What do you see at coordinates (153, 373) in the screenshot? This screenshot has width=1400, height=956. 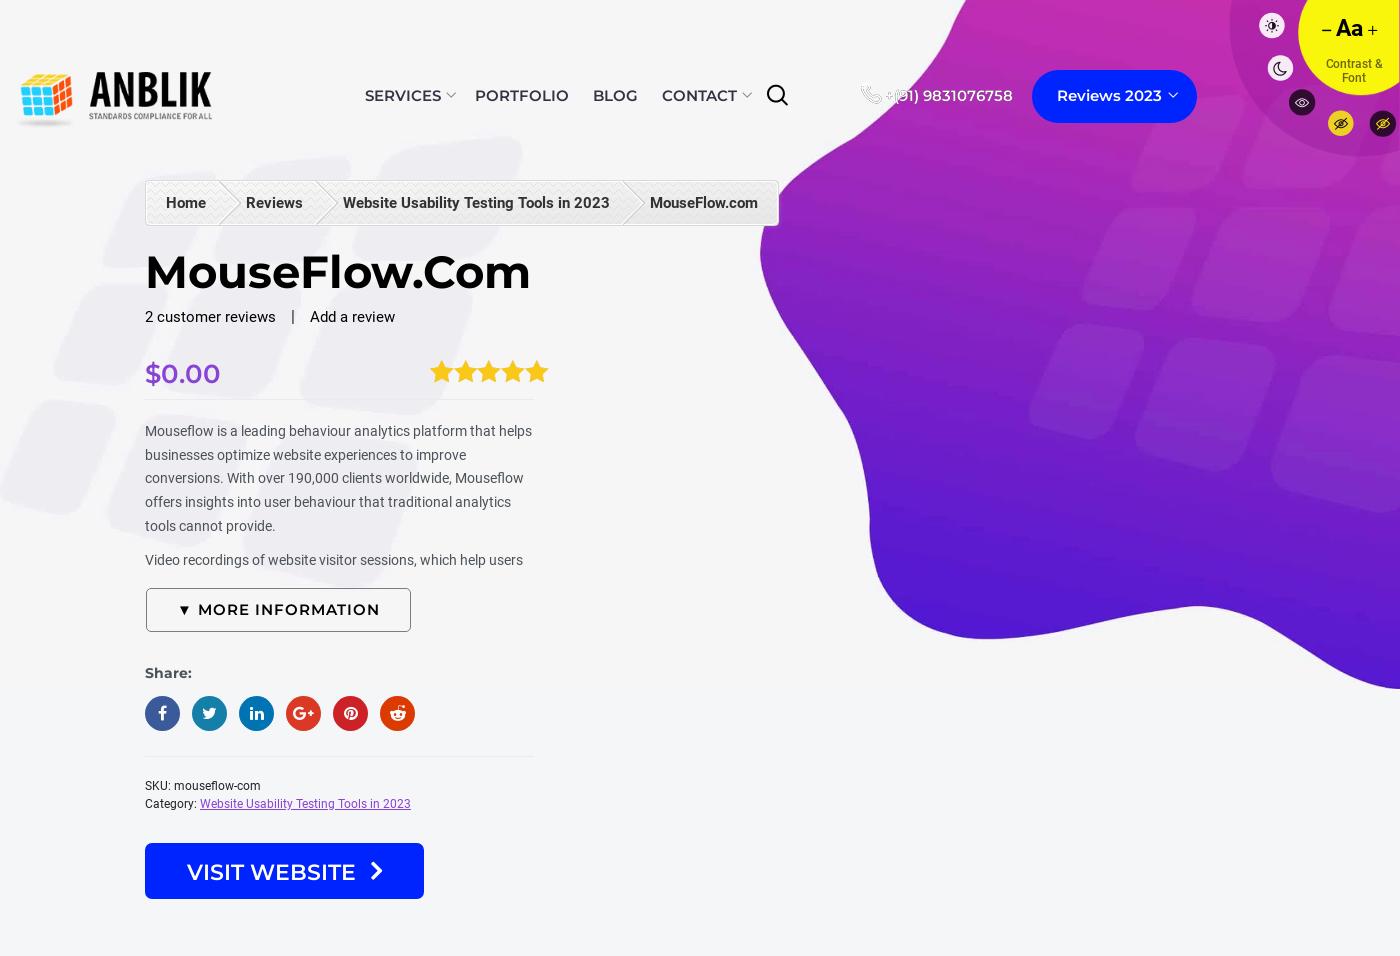 I see `'$'` at bounding box center [153, 373].